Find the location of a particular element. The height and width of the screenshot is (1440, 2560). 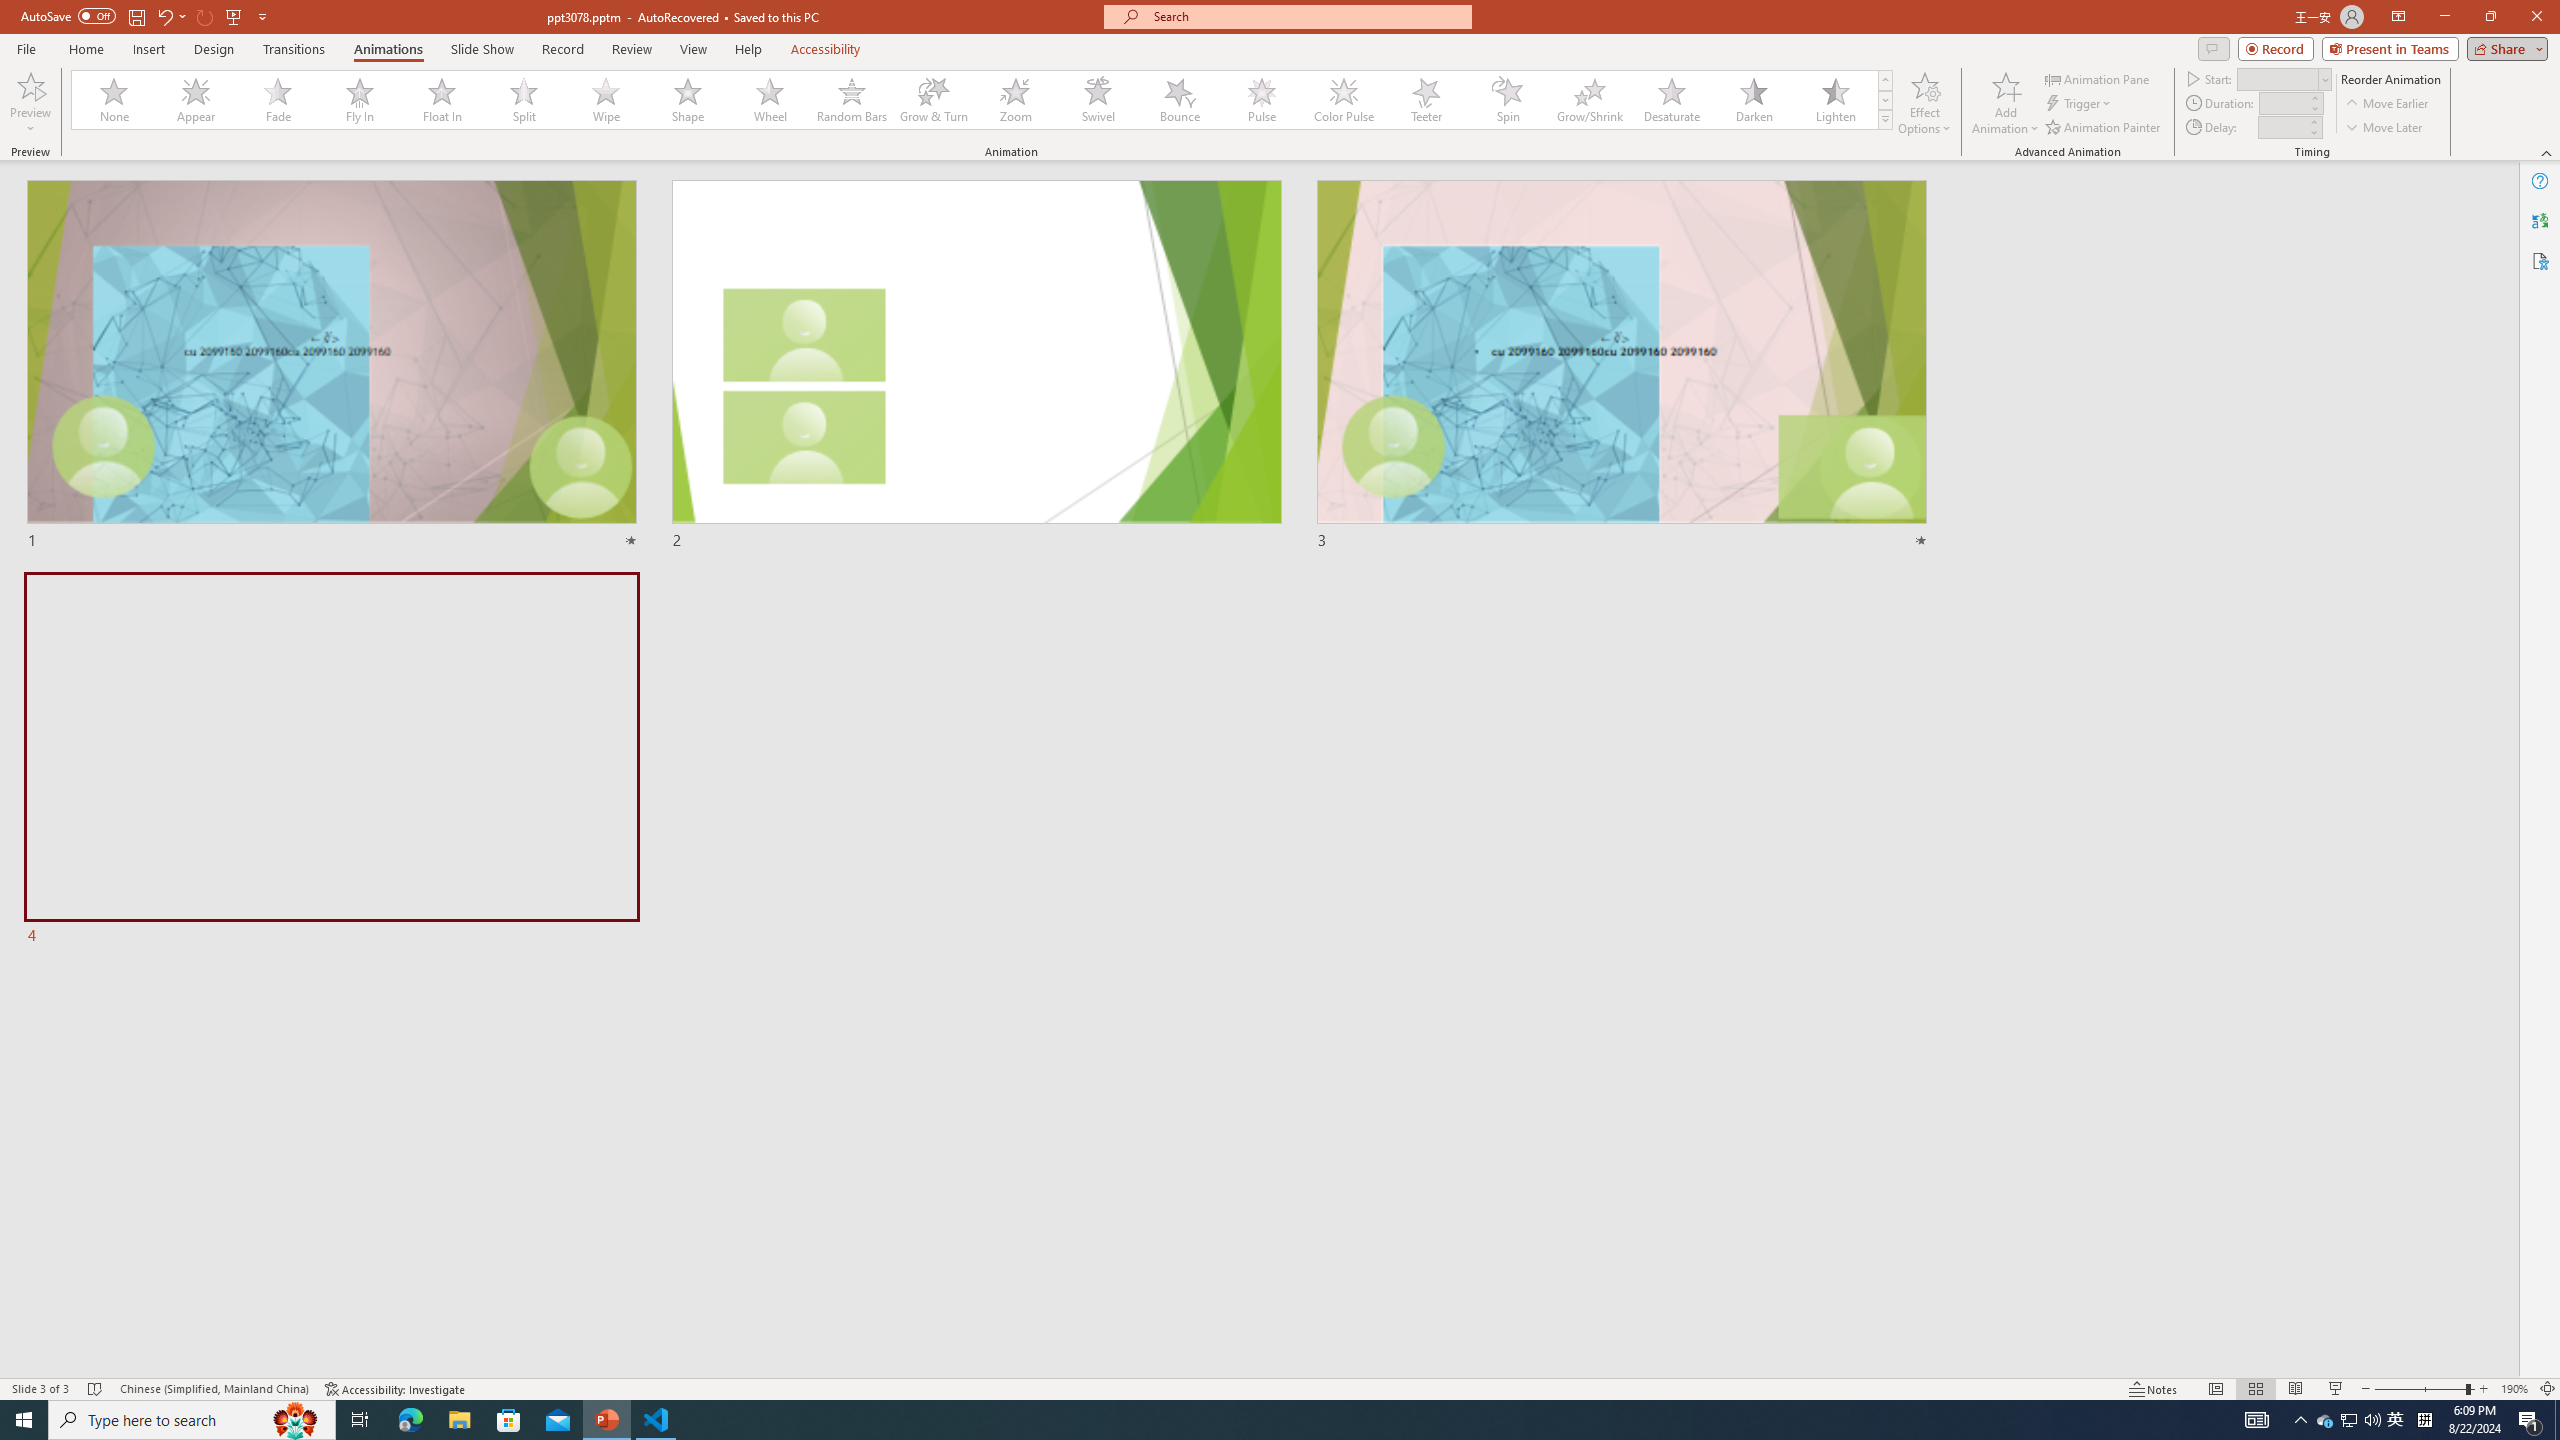

'Move Later' is located at coordinates (2384, 127).